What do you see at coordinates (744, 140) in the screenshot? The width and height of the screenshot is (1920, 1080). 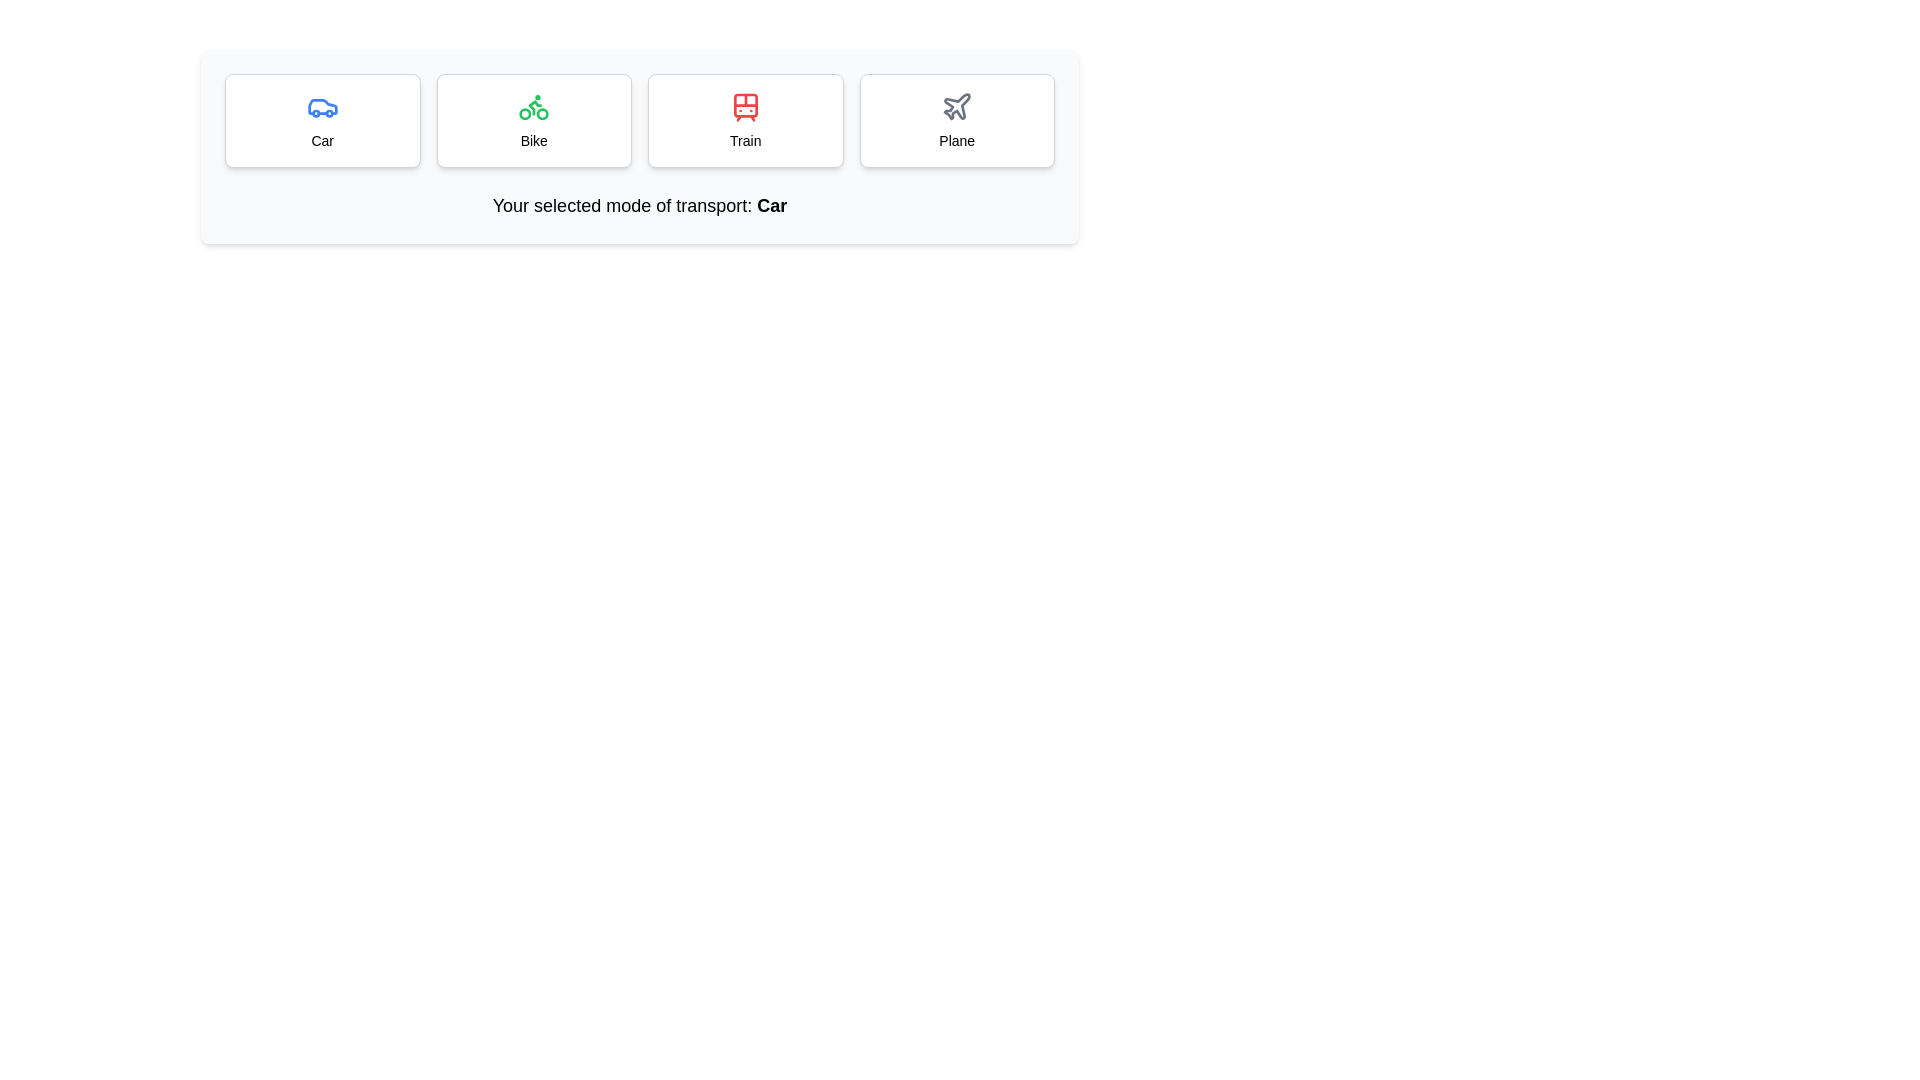 I see `the text label for the transport mode 'Train', which is located directly underneath the train icon in the third button of the transport mode options grid` at bounding box center [744, 140].